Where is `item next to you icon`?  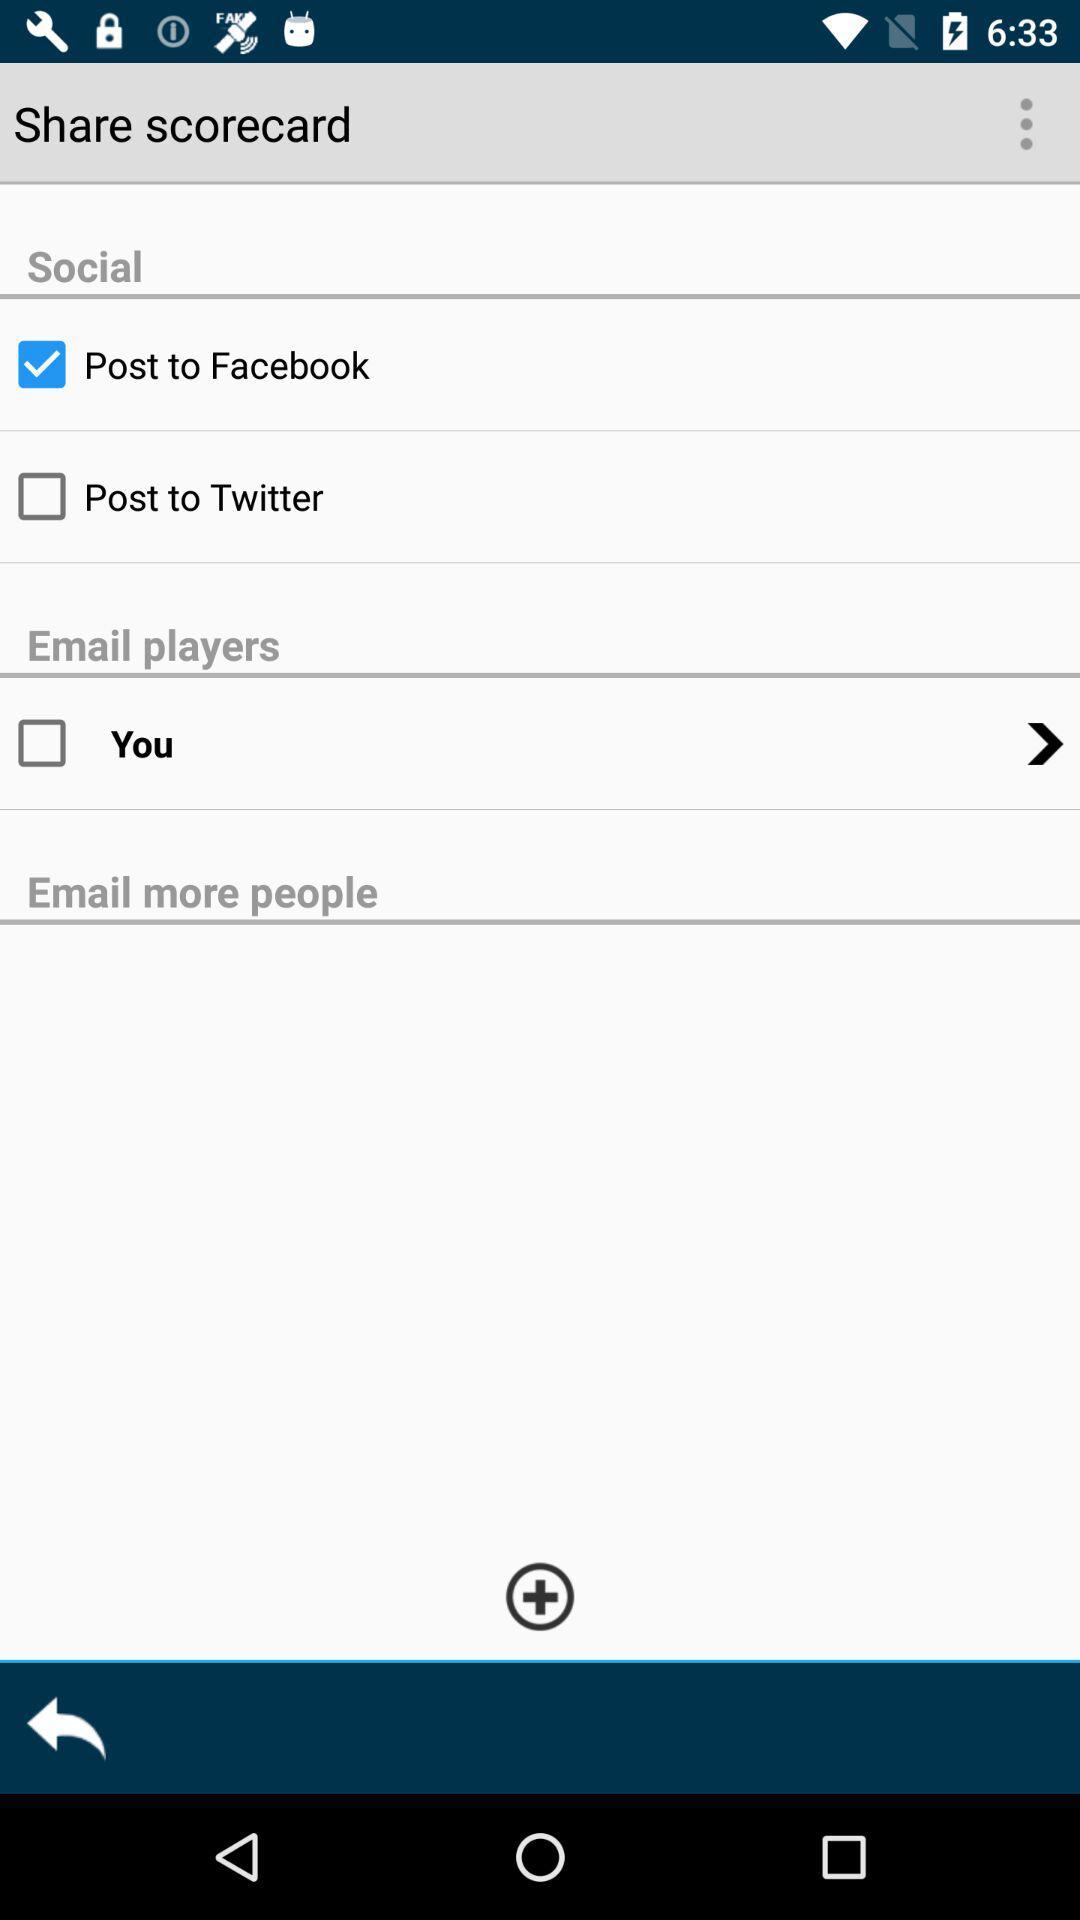 item next to you icon is located at coordinates (54, 742).